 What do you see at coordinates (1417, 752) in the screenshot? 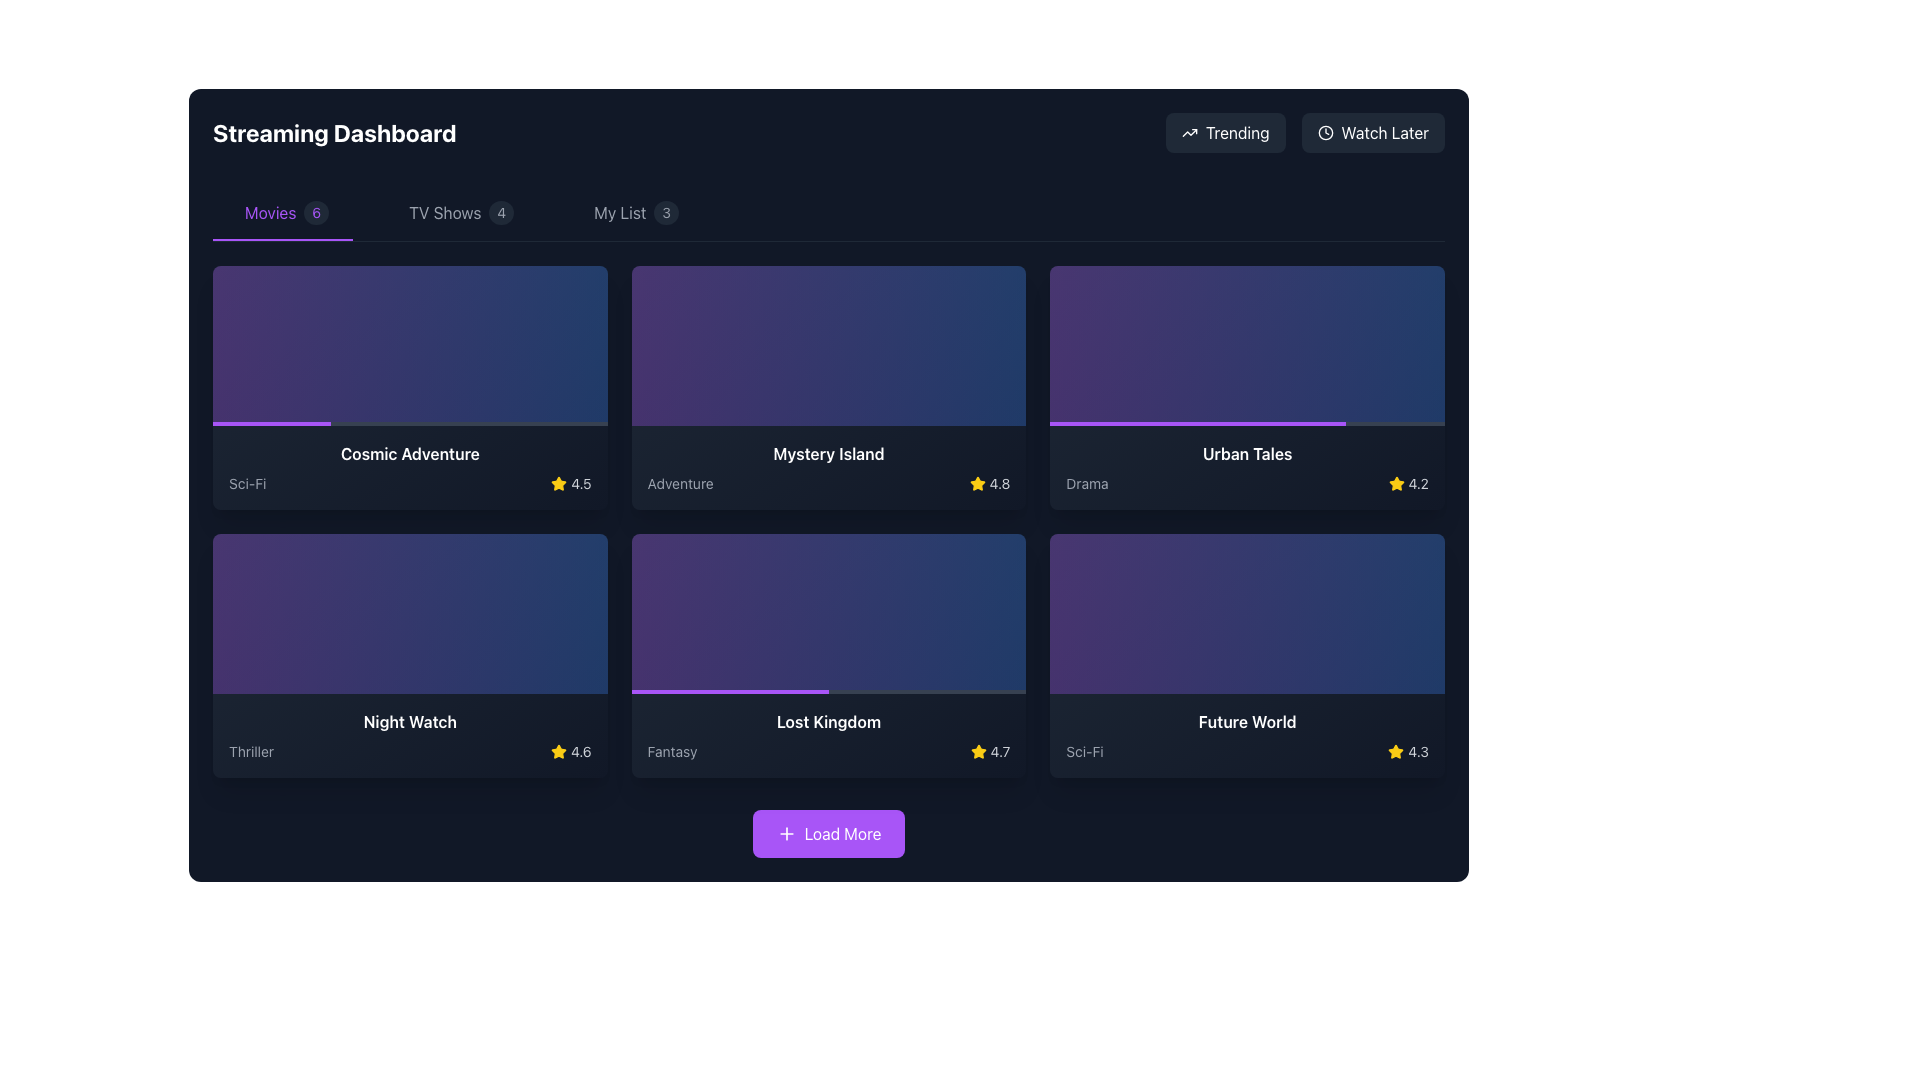
I see `the movie rating display text for 'Future World', which indicates its popularity or quality and is positioned to the right of a small yellow star icon` at bounding box center [1417, 752].